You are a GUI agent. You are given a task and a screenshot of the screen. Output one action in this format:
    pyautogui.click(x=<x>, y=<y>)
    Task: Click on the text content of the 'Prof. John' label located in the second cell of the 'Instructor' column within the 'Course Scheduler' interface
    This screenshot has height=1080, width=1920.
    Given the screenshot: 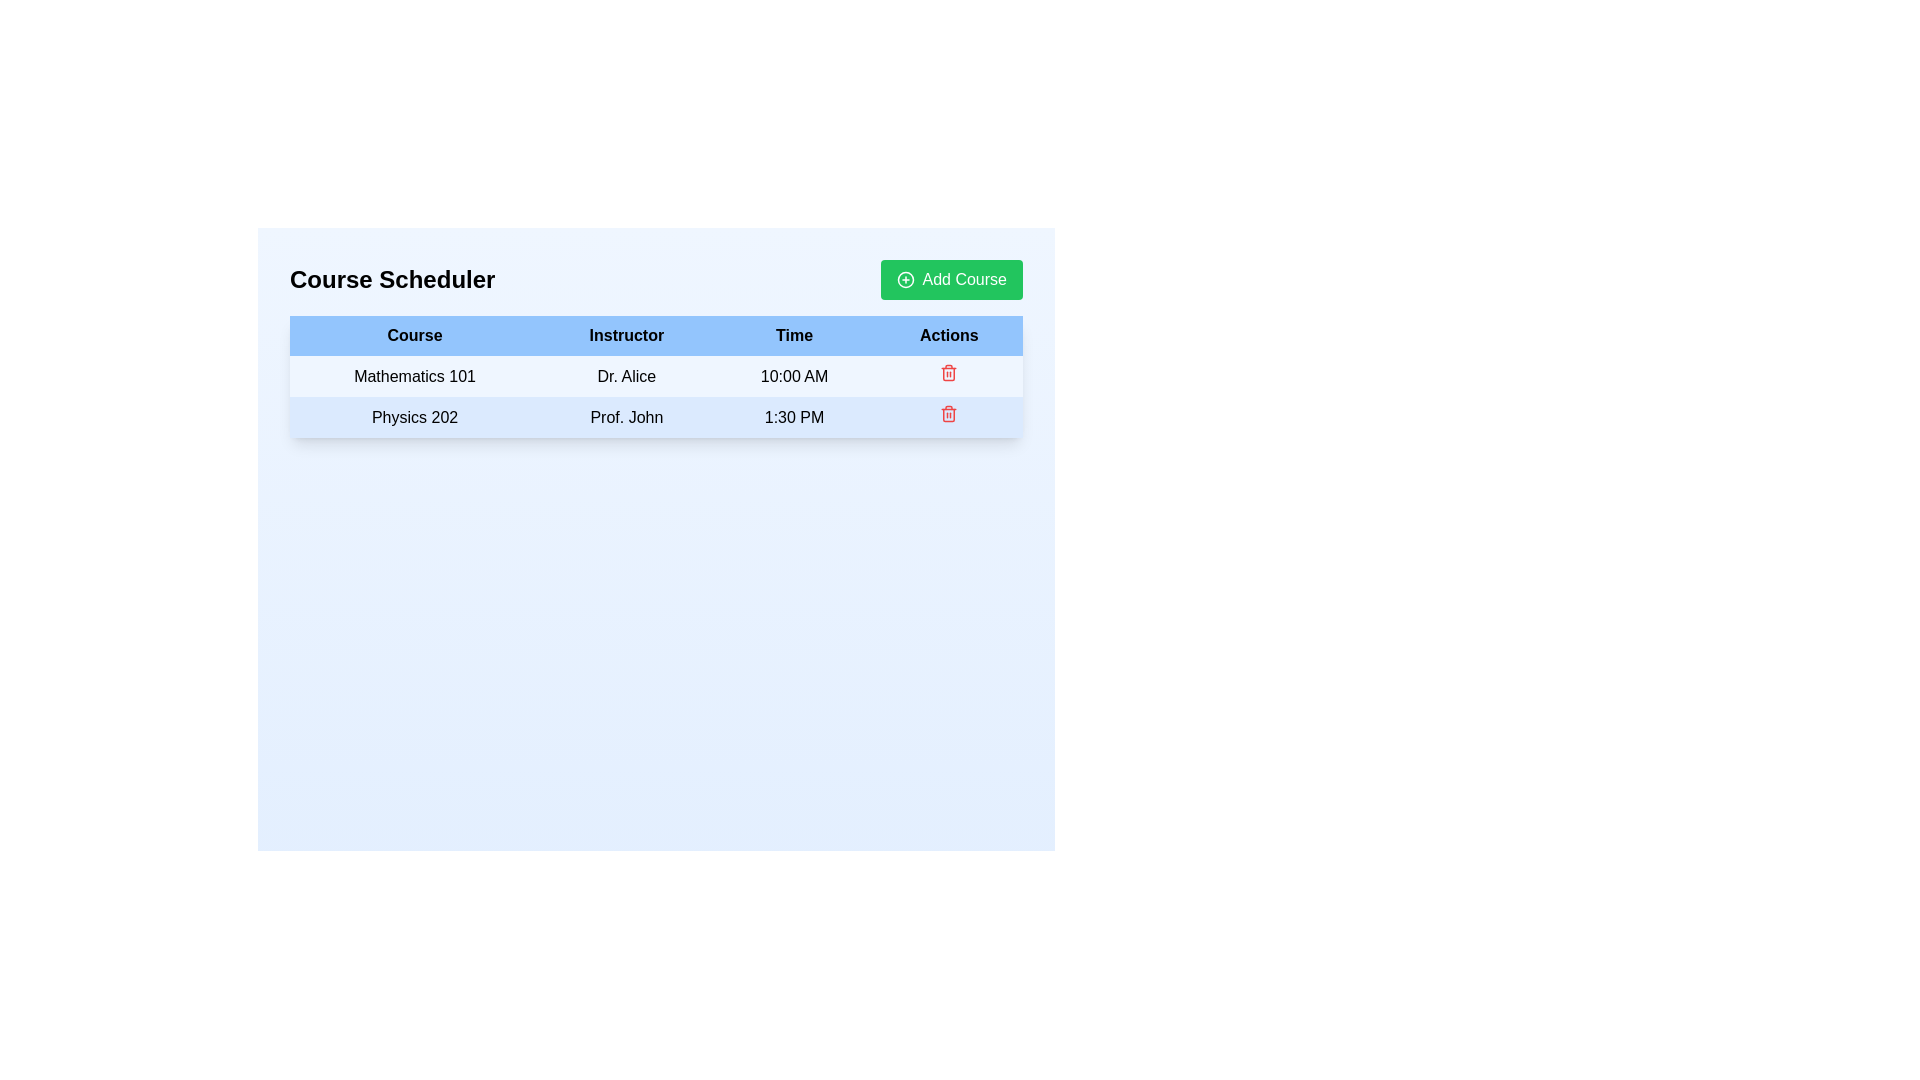 What is the action you would take?
    pyautogui.click(x=625, y=416)
    